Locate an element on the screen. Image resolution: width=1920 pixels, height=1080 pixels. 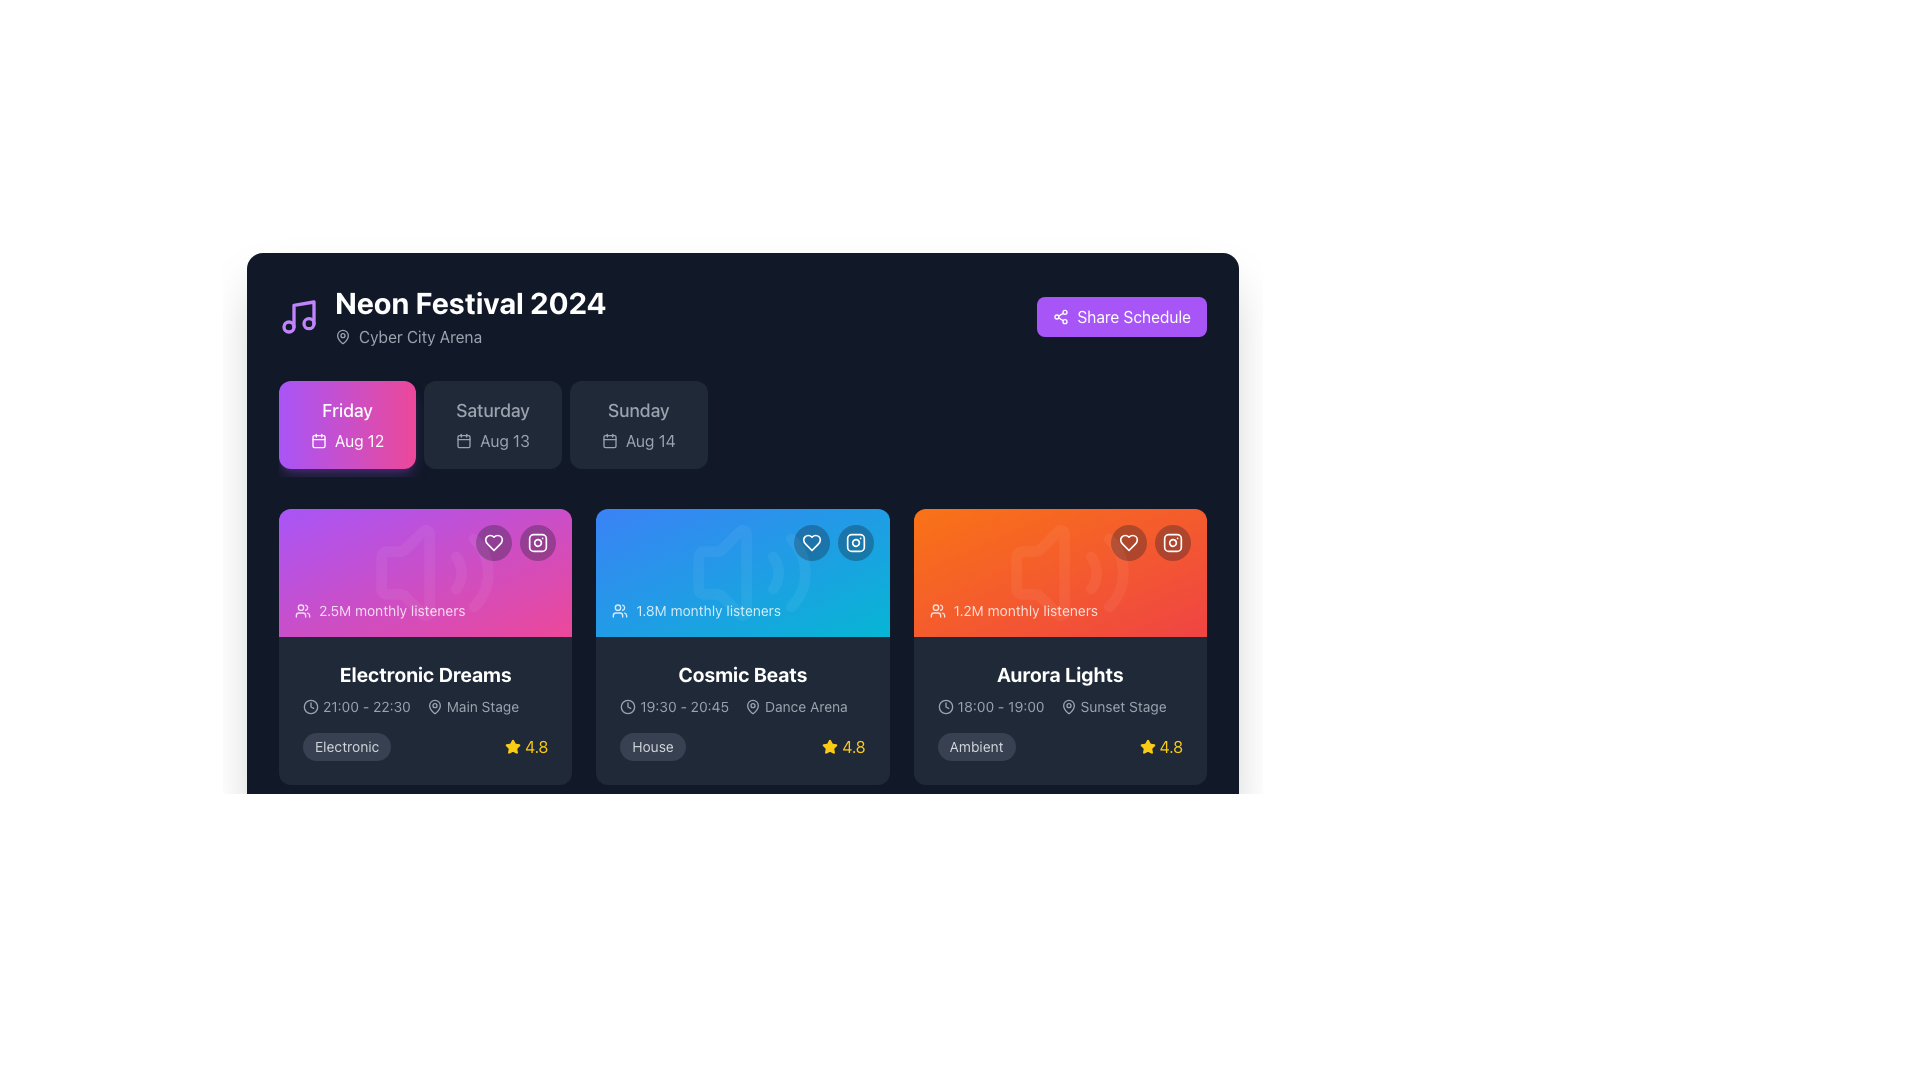
the non-interactive label that indicates the specific date, August 13th, located below the text 'Saturday' within the date selection card is located at coordinates (493, 439).